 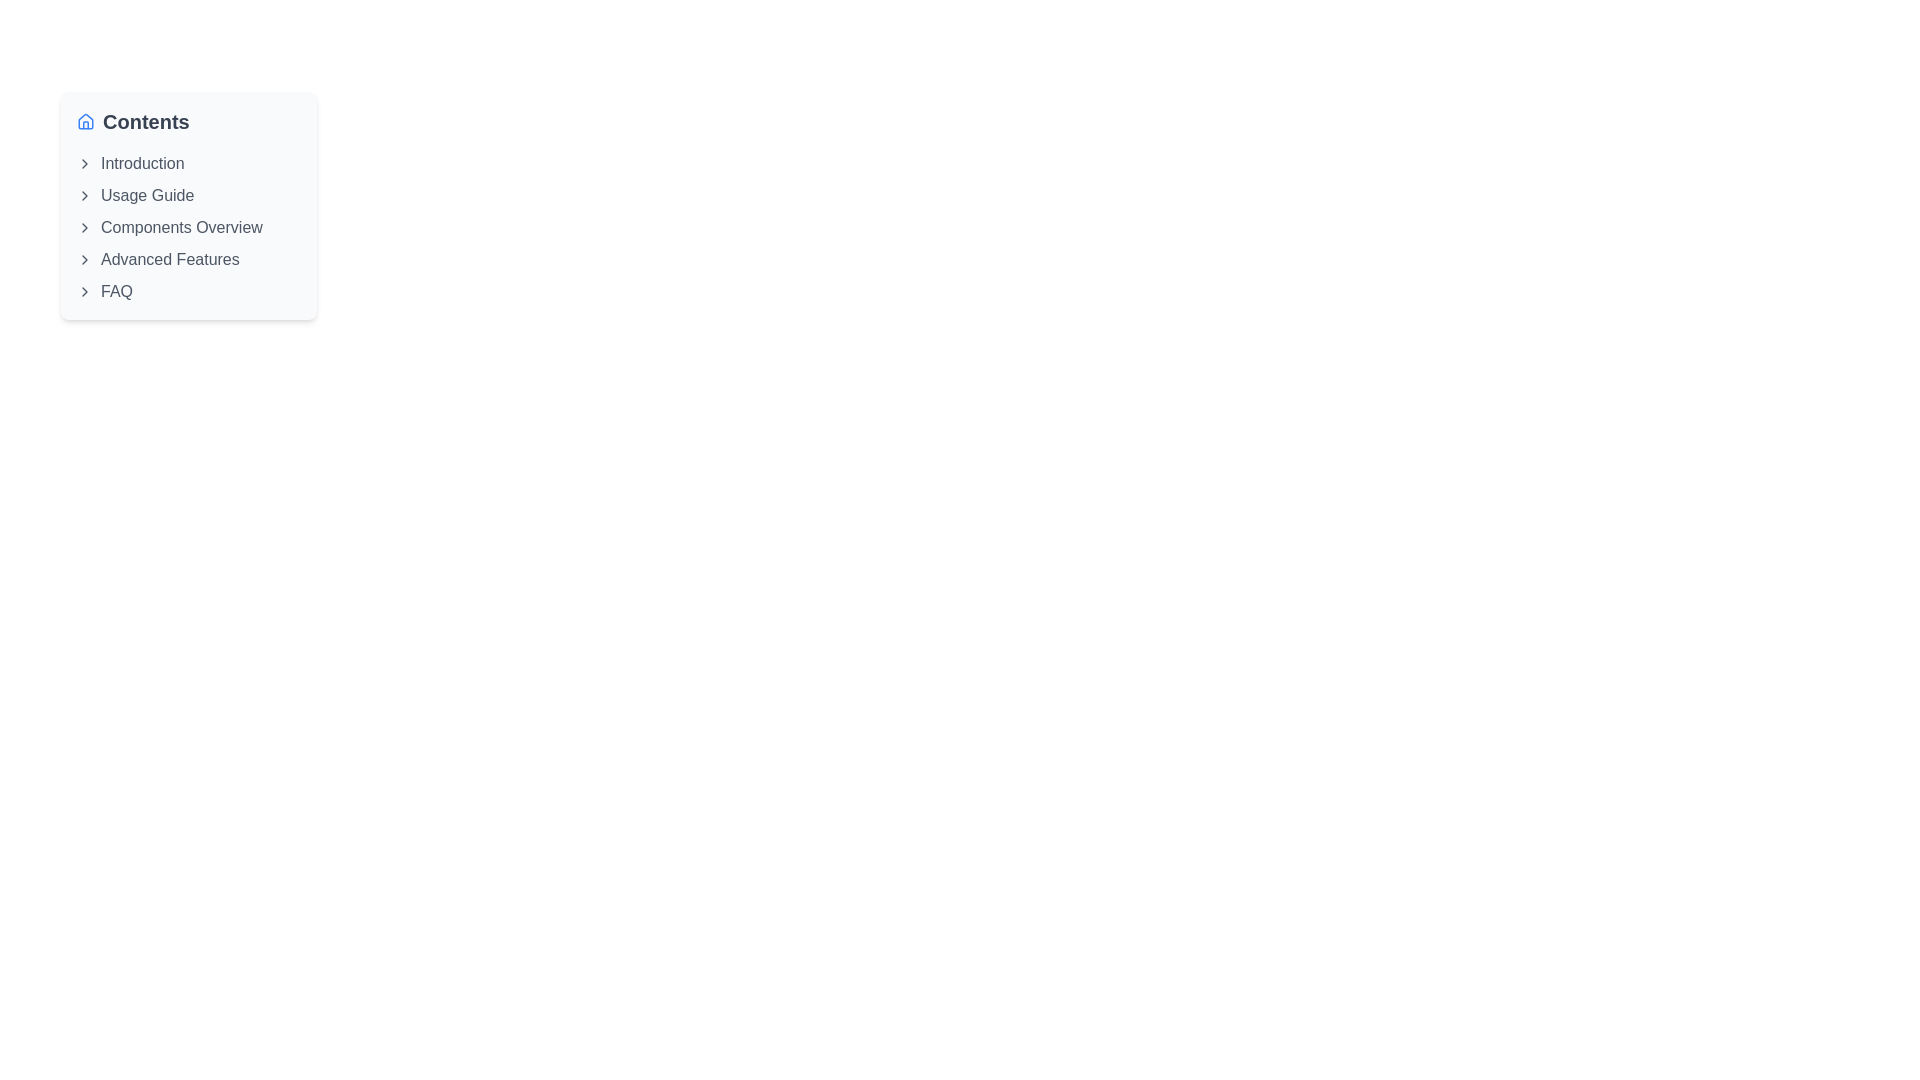 I want to click on the 'Introduction' link with an expandable indicator, so click(x=188, y=163).